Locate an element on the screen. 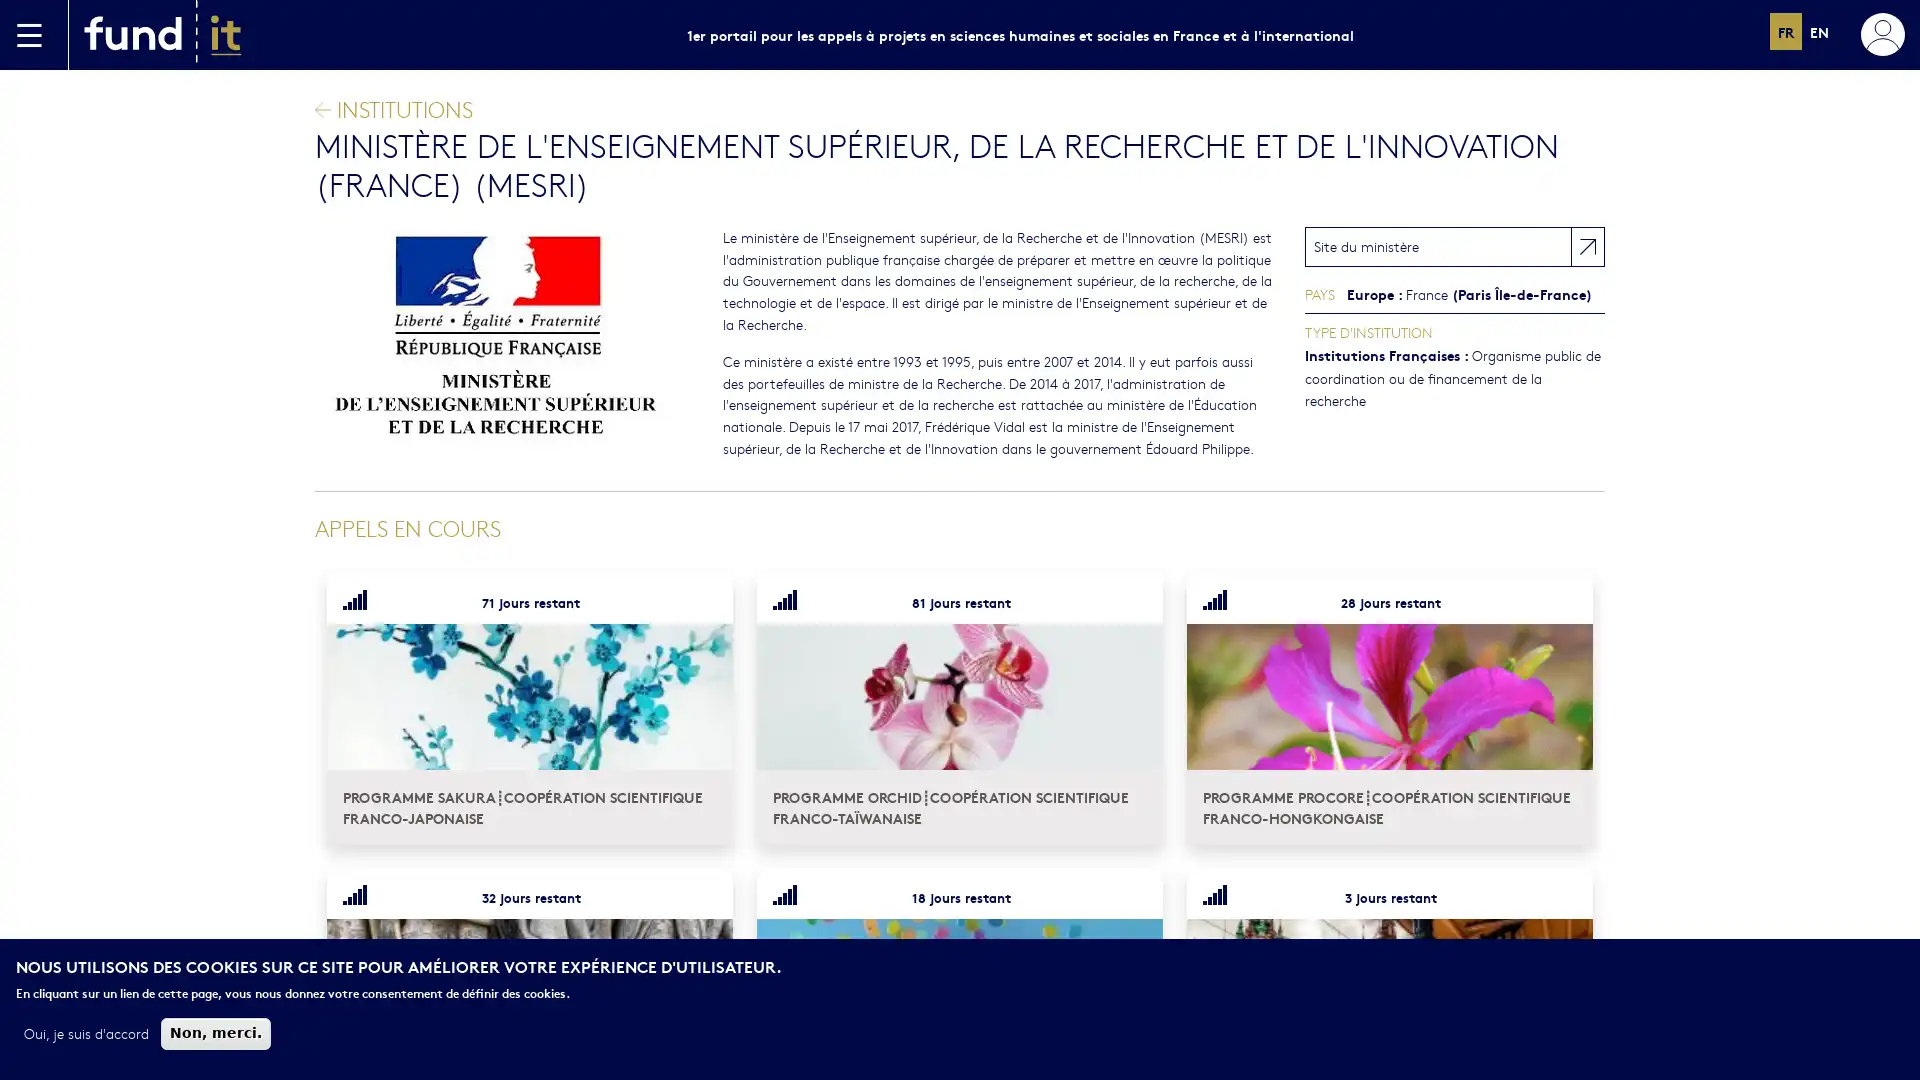  Oui, je suis d'accord is located at coordinates (85, 1033).